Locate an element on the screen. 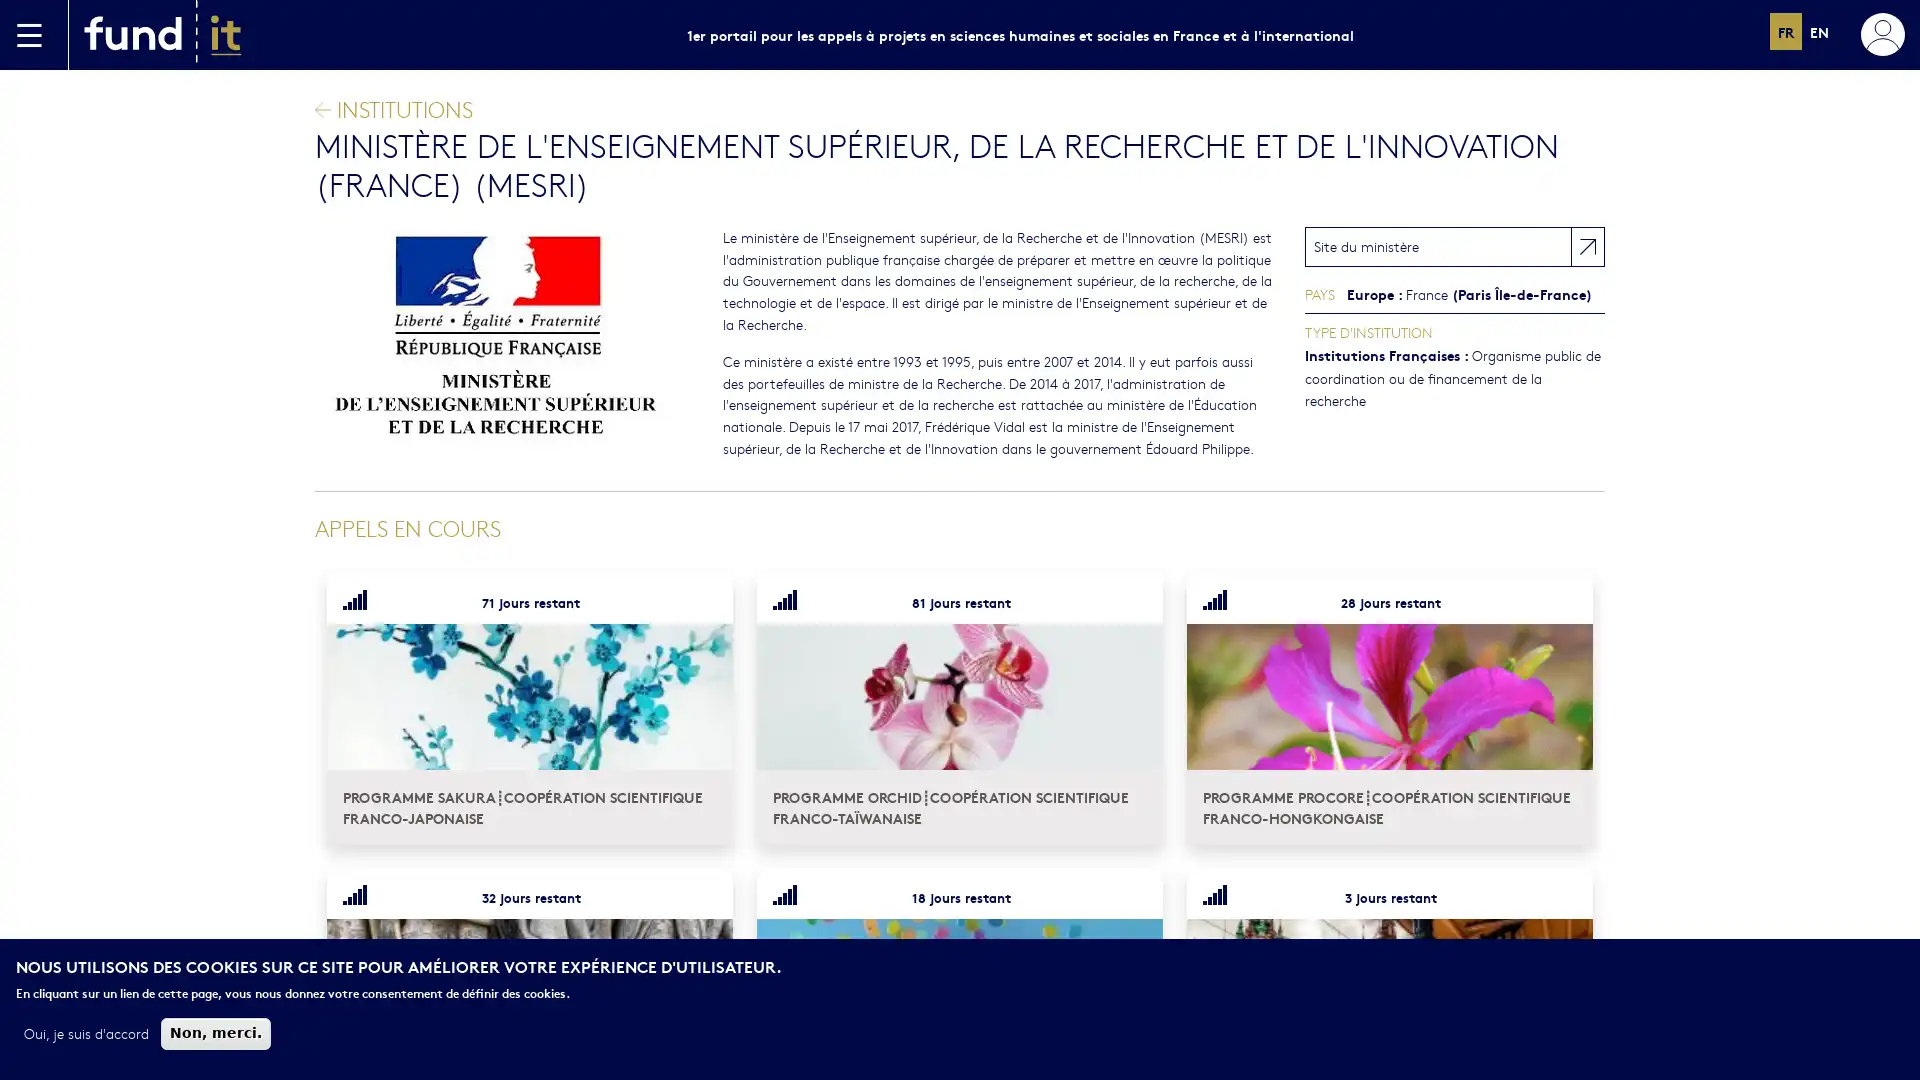  Oui, je suis d'accord is located at coordinates (85, 1033).